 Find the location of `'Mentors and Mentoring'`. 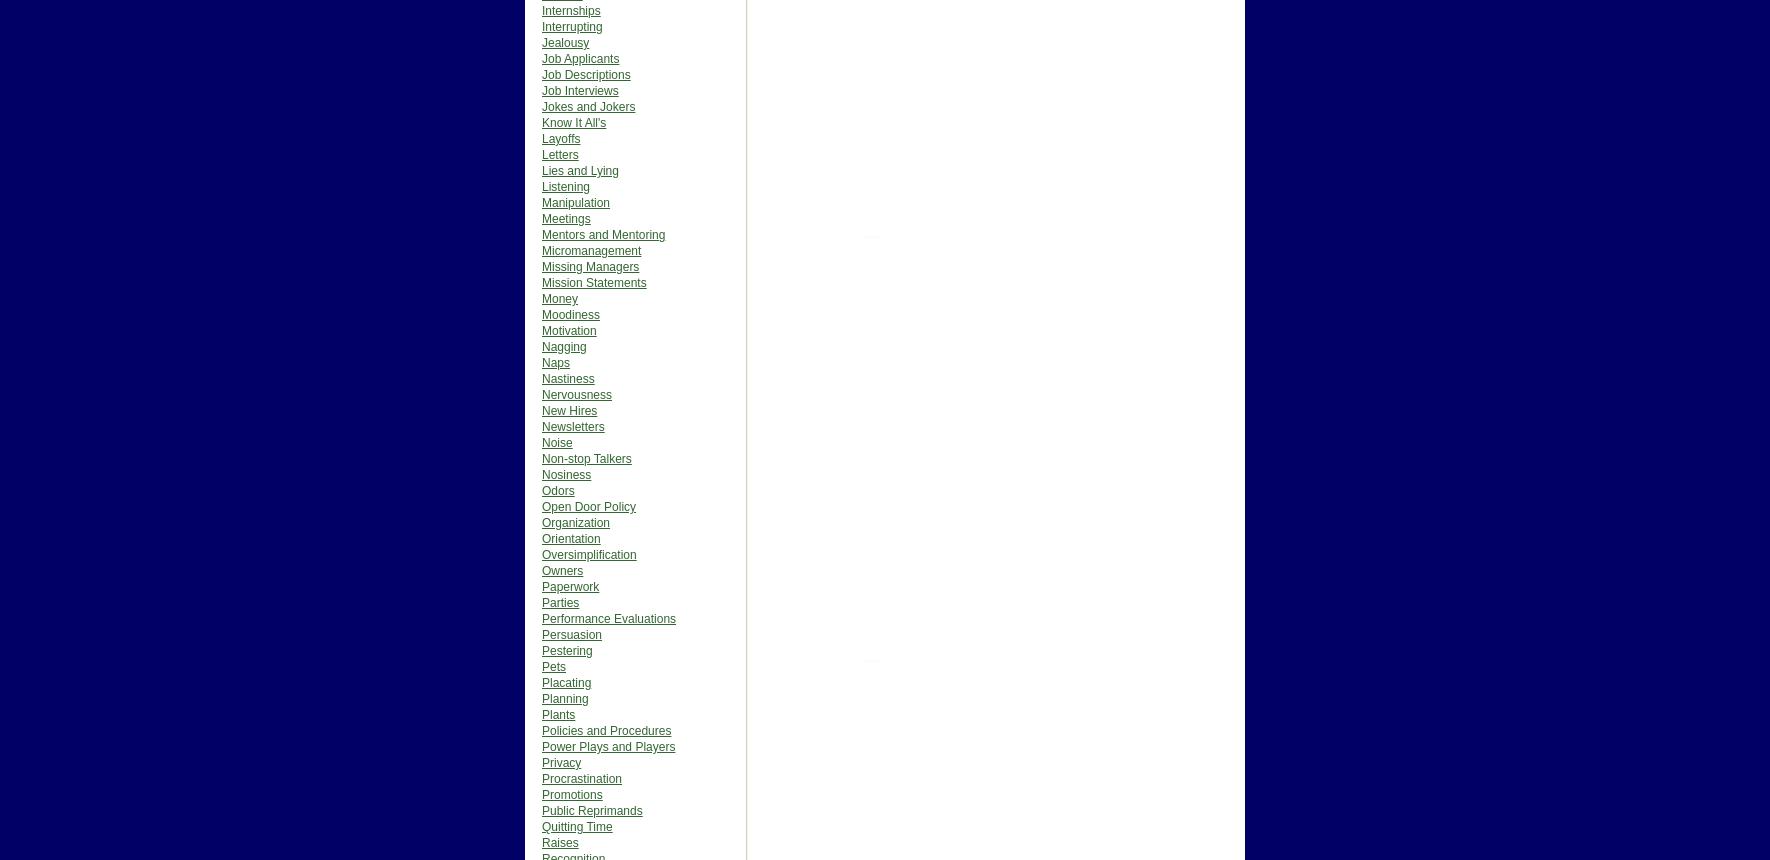

'Mentors and Mentoring' is located at coordinates (602, 235).